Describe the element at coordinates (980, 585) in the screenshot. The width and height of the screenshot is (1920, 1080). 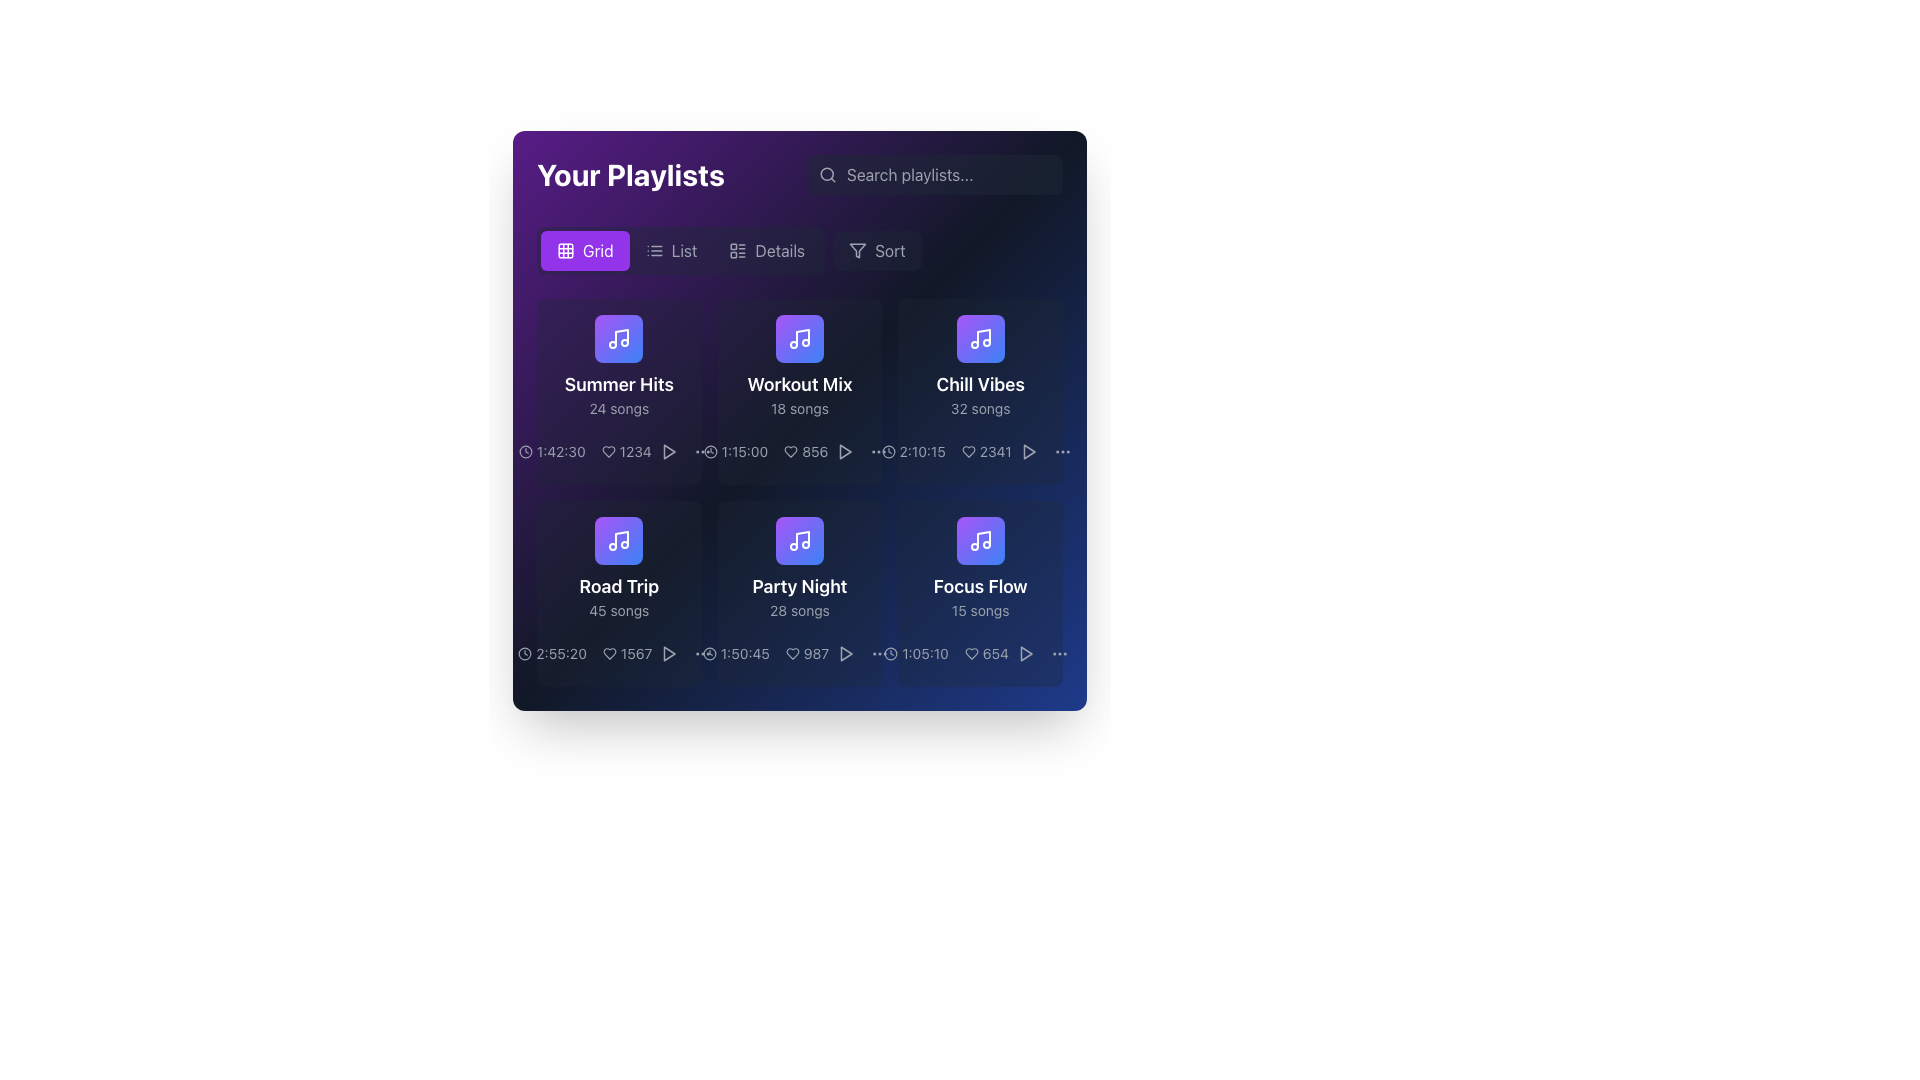
I see `the 'Focus Flow' text label, which is styled in large bold white font against a darker blue background, centered at the top of the playlist card in the 'Your Playlists' panel` at that location.